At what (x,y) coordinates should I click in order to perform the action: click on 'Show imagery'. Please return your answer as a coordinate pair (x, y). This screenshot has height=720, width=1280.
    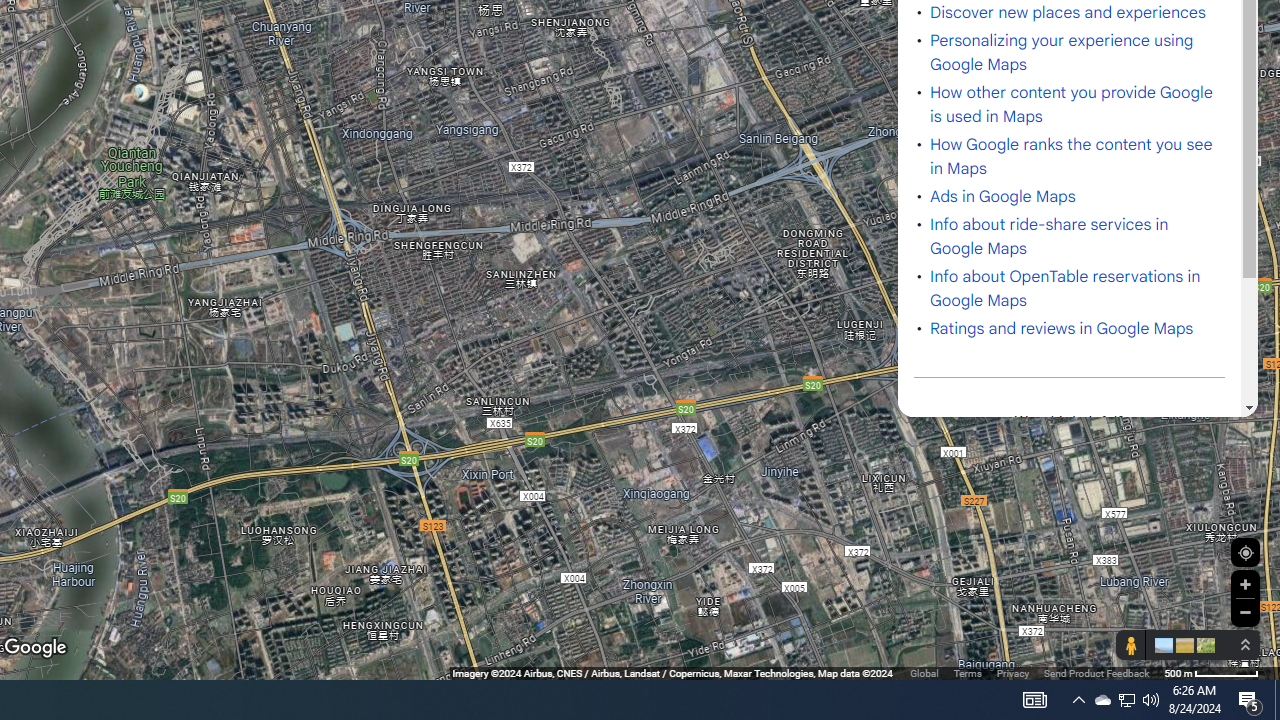
    Looking at the image, I should click on (1202, 645).